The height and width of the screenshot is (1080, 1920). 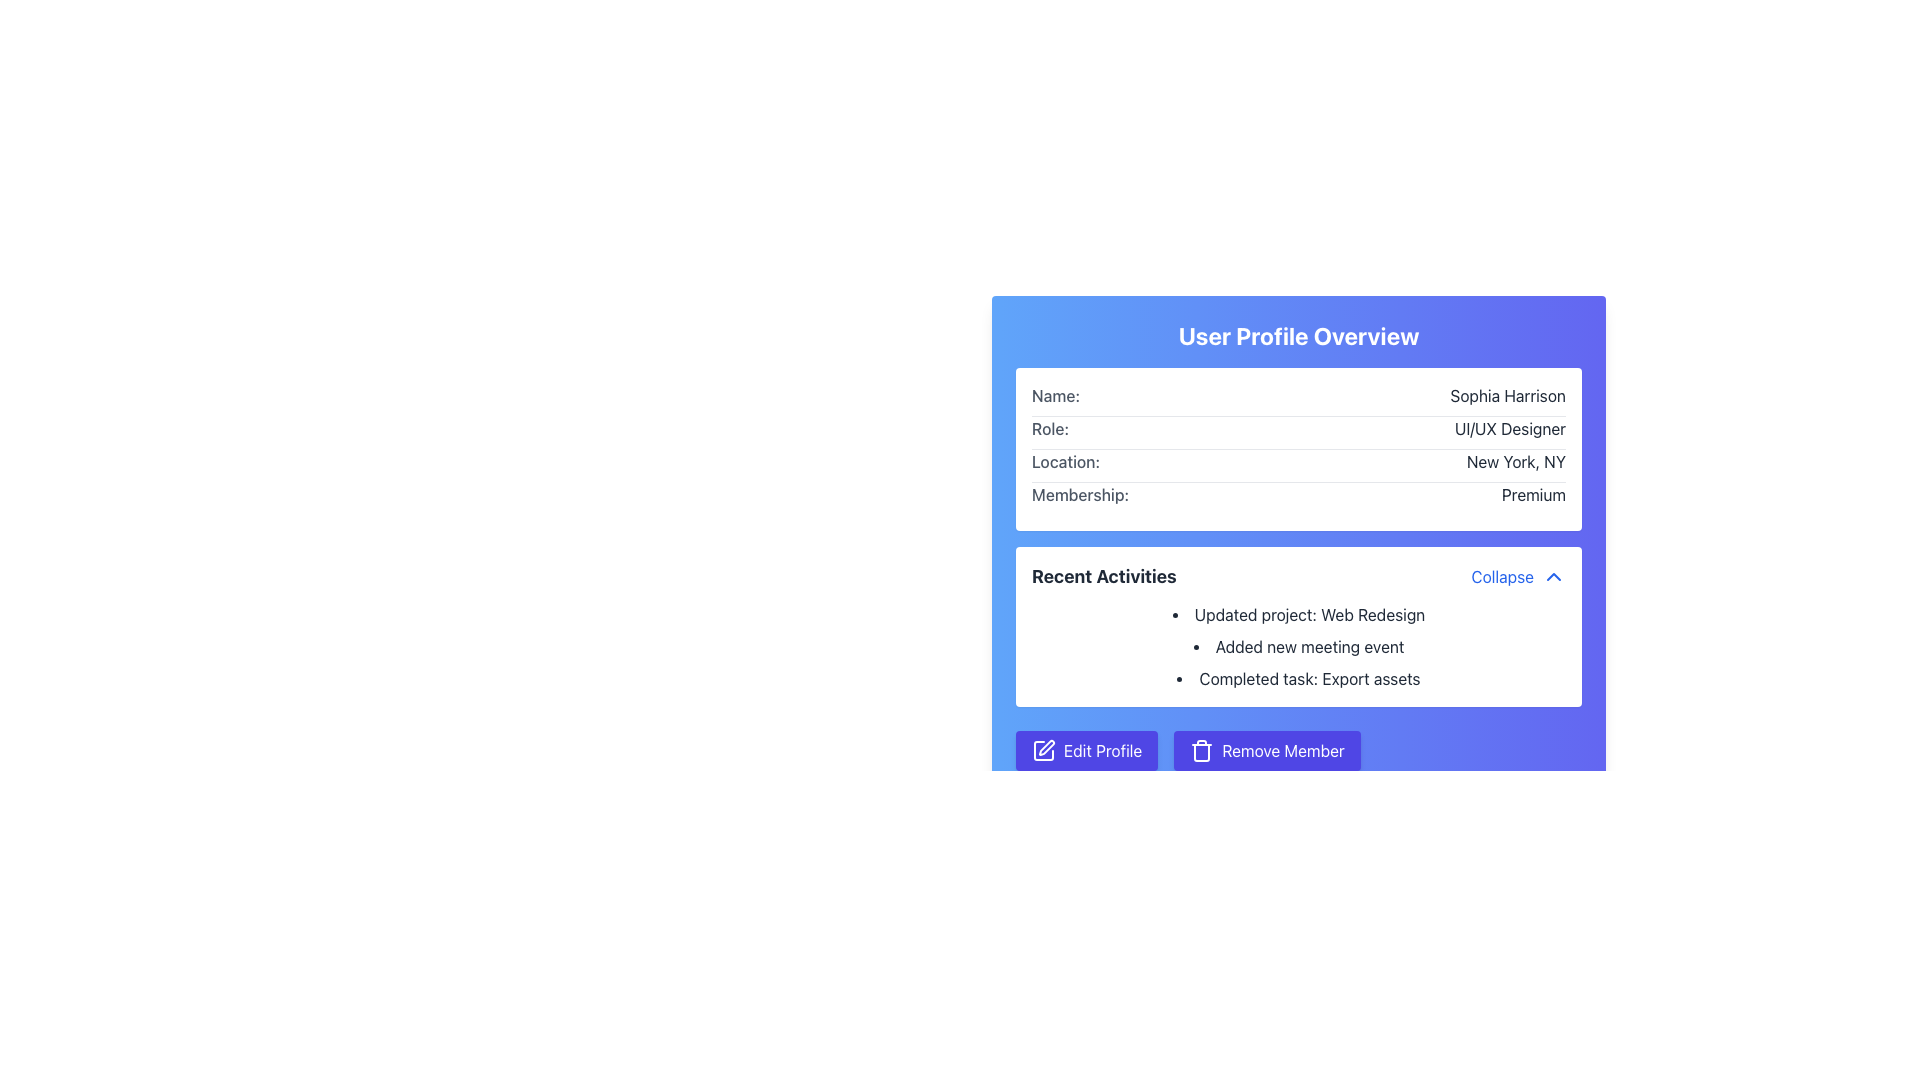 What do you see at coordinates (1299, 448) in the screenshot?
I see `displayed information from the user profile overview panel, which contains details like 'Name:', 'Role:', 'Location:', and 'Membership:' in a tabular format` at bounding box center [1299, 448].